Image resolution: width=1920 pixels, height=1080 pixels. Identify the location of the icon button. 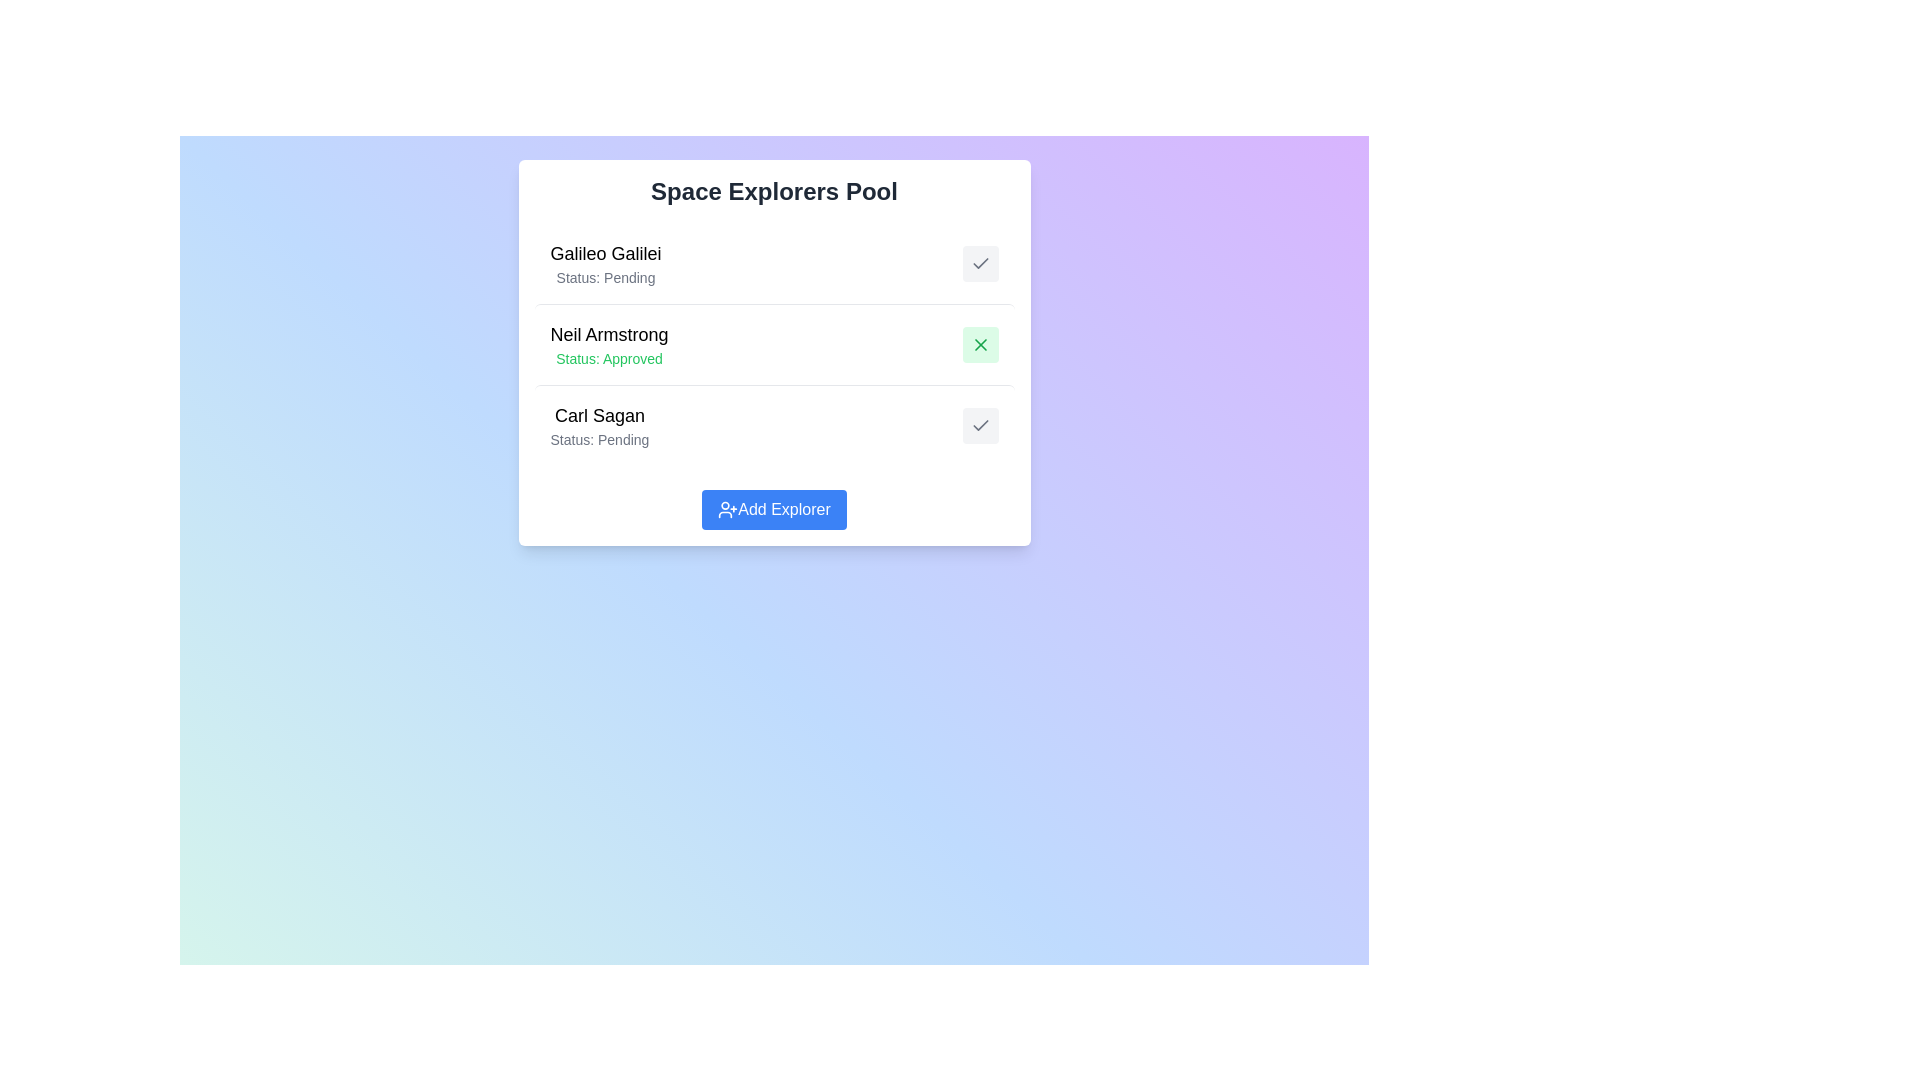
(980, 343).